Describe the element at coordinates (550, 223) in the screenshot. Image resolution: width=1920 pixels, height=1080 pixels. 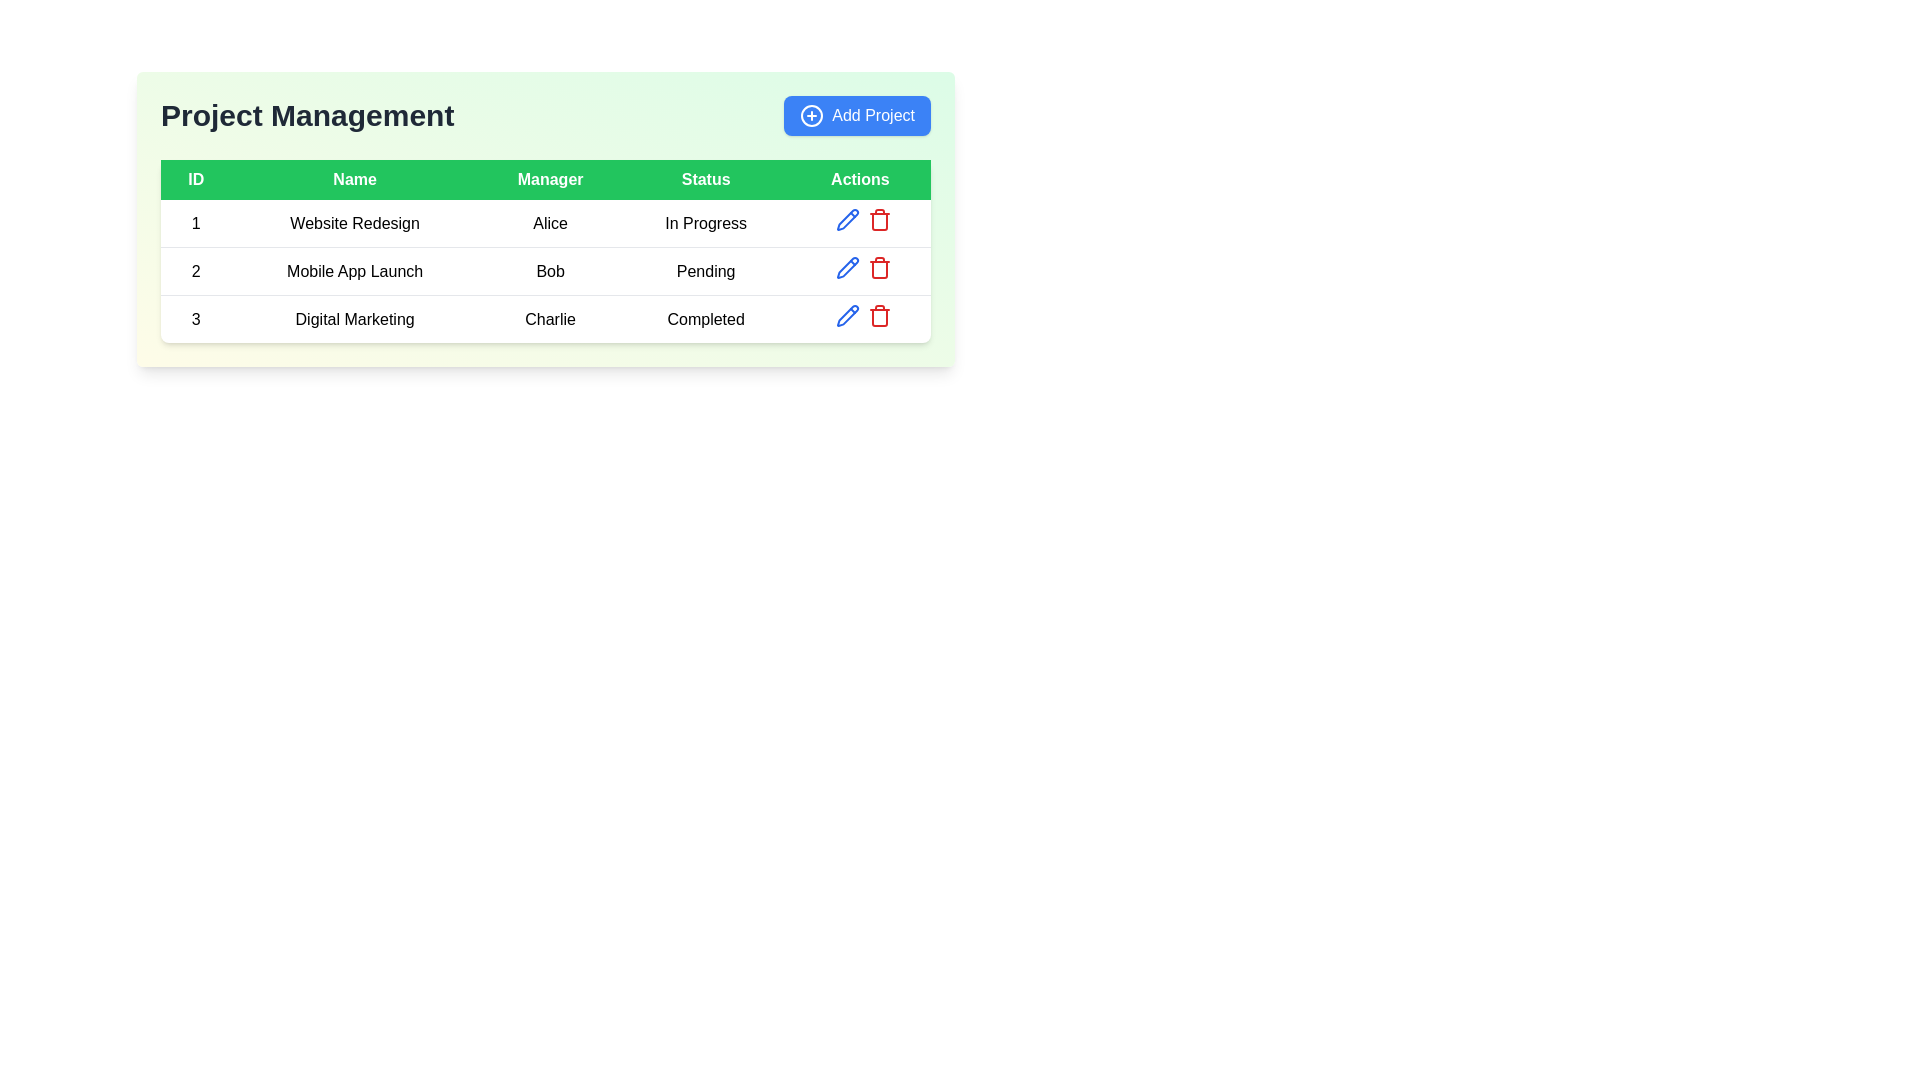
I see `the text label indicating the manager` at that location.